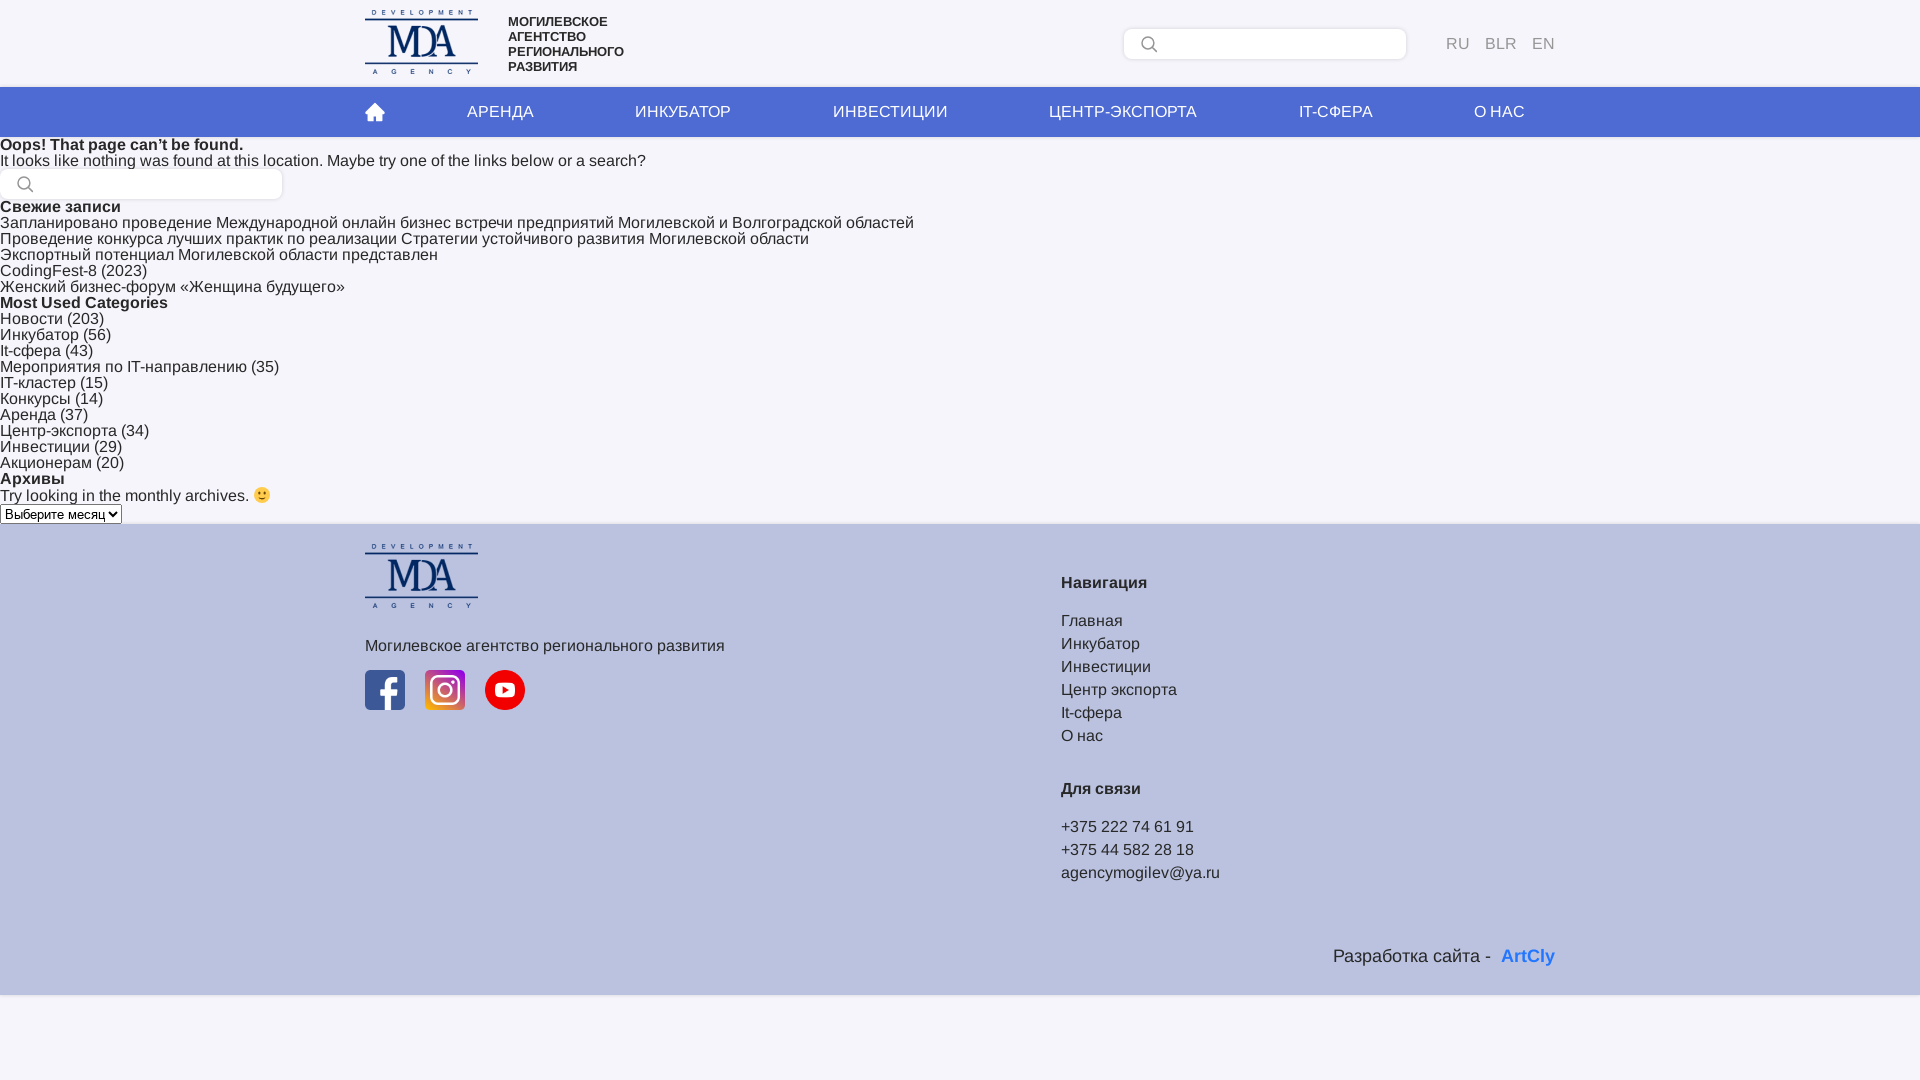 This screenshot has width=1920, height=1080. I want to click on 'RU', so click(1458, 42).